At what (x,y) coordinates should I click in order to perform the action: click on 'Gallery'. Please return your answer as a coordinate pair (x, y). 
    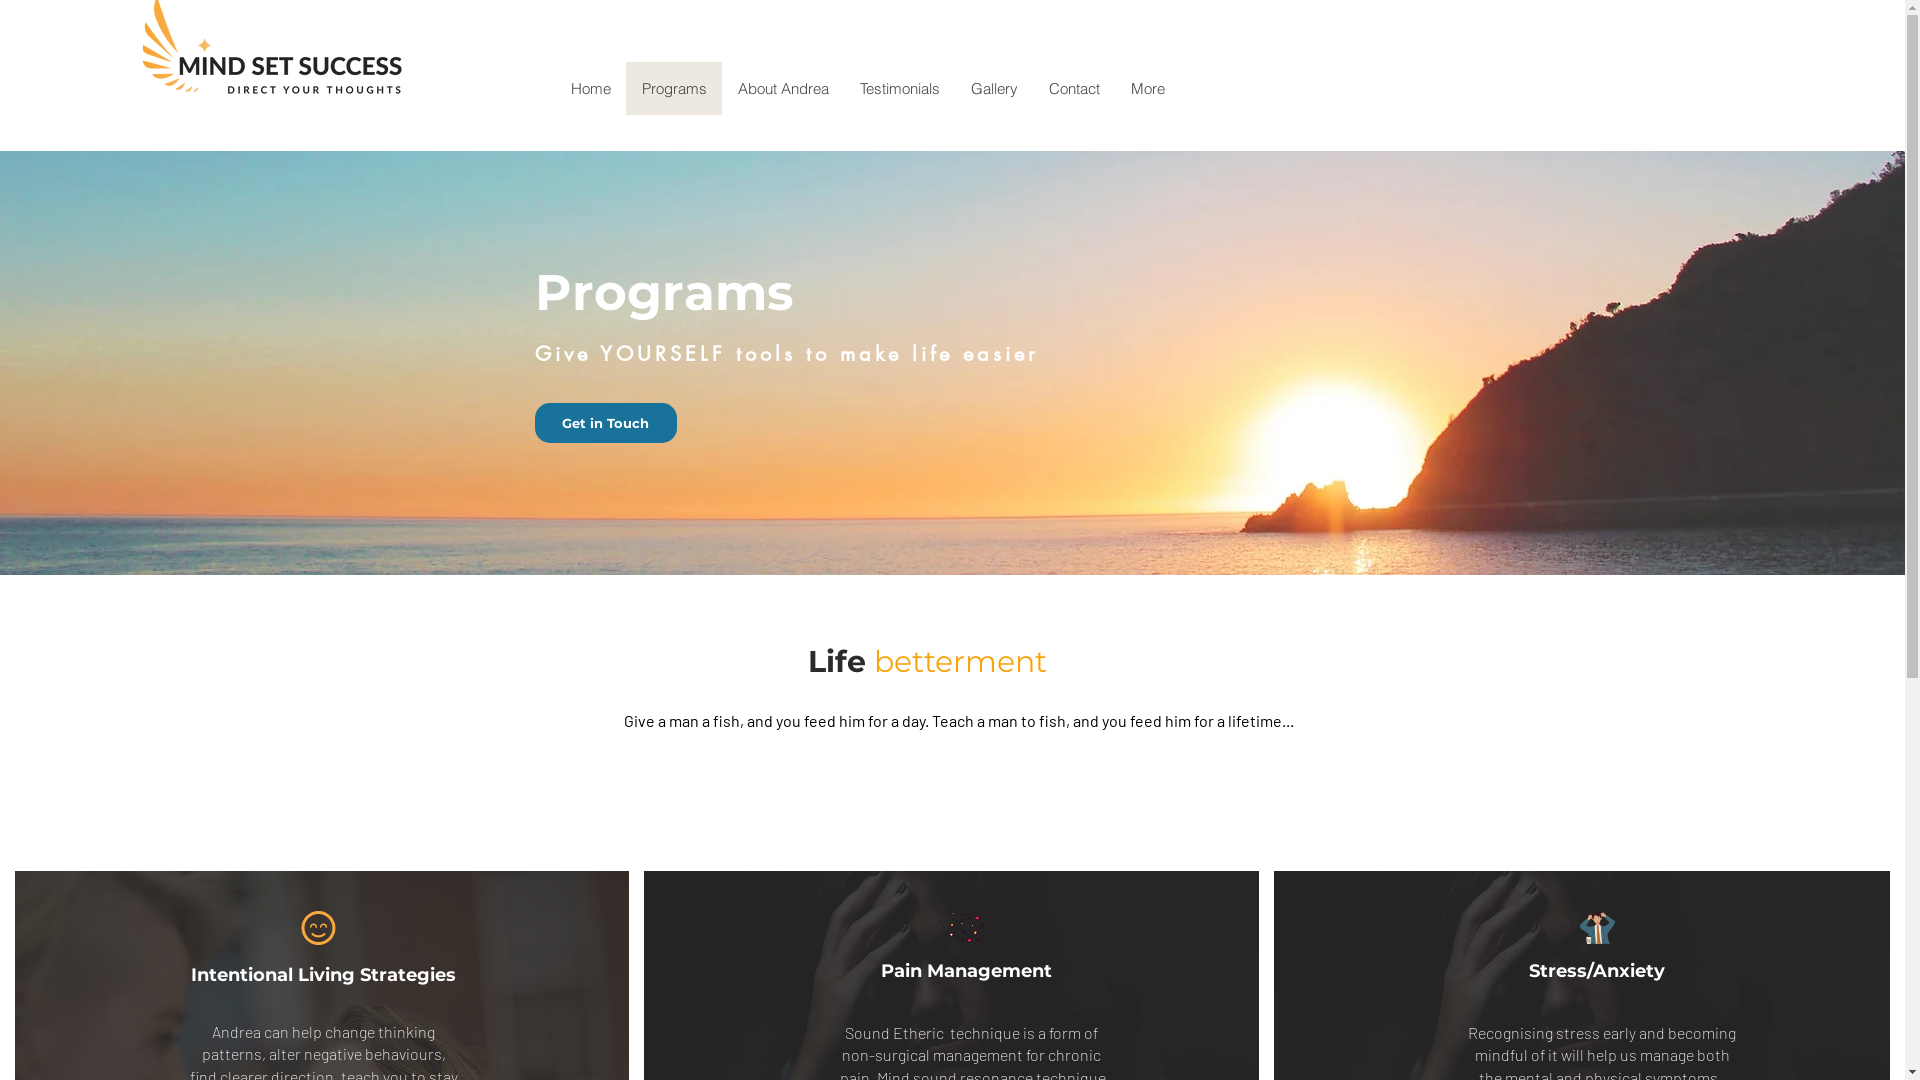
    Looking at the image, I should click on (993, 87).